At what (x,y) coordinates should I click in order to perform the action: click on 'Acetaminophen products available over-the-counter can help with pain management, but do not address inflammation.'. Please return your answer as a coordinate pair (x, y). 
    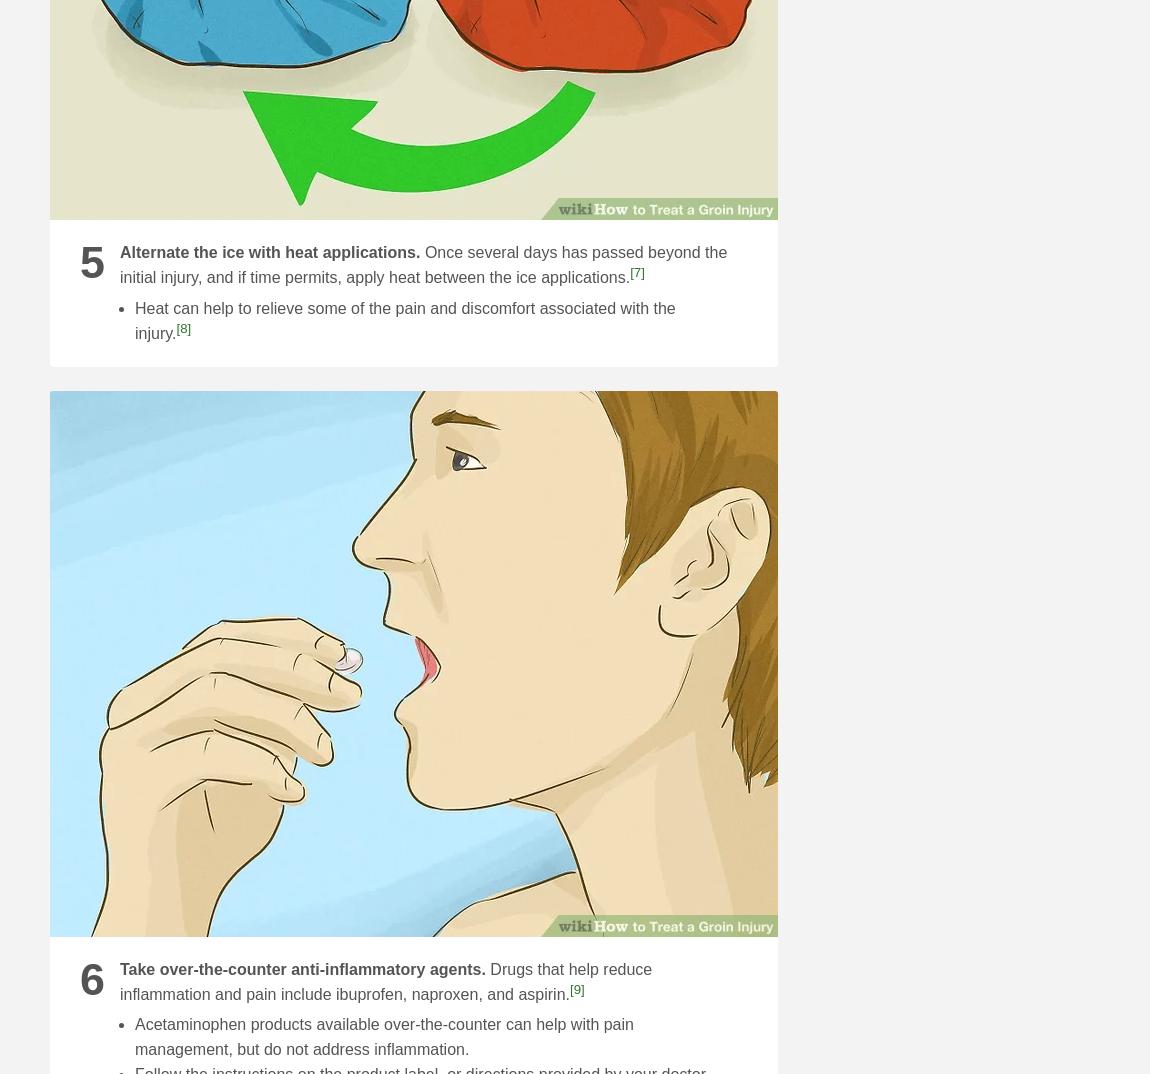
    Looking at the image, I should click on (383, 1036).